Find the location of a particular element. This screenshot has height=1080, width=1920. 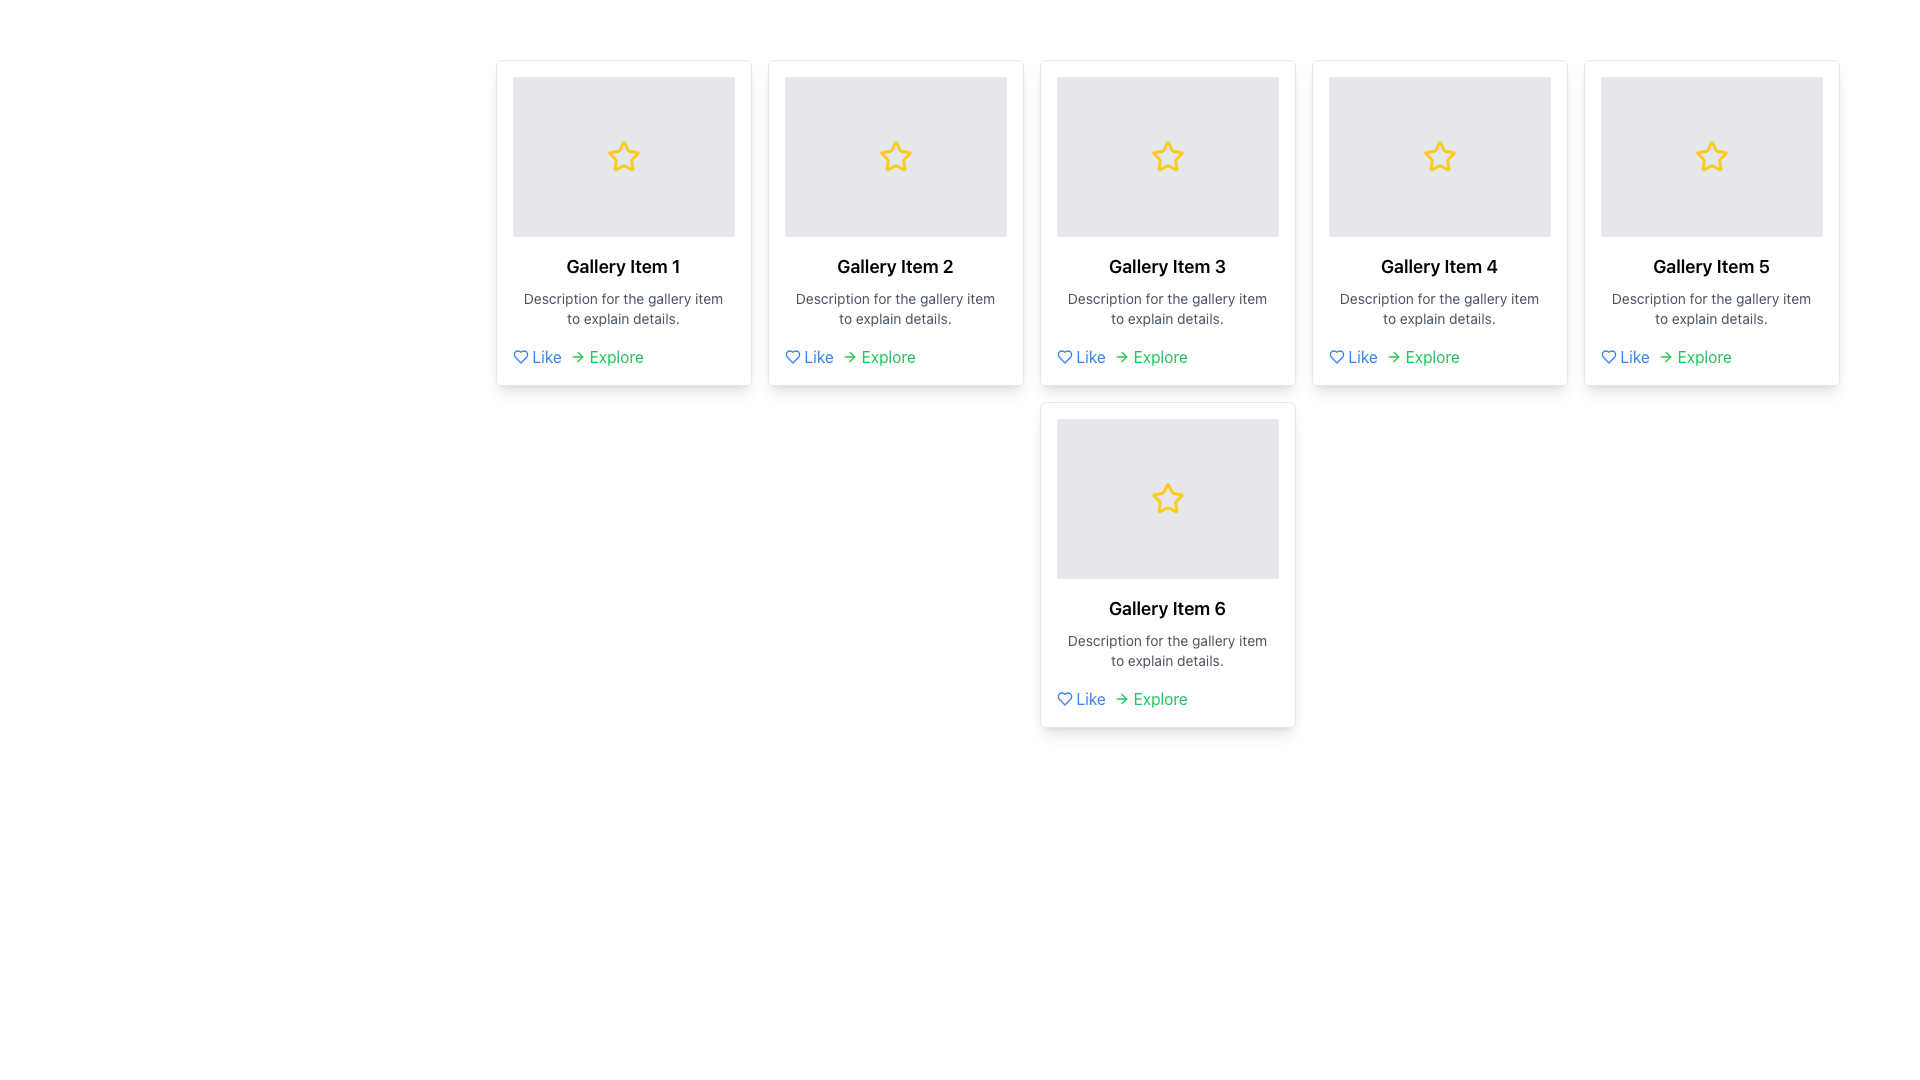

the 'Explore' text element, which is styled with green text and accompanied by a right-pointing arrow icon, located in the lower section of the 'Gallery Item 4' panel is located at coordinates (1438, 356).